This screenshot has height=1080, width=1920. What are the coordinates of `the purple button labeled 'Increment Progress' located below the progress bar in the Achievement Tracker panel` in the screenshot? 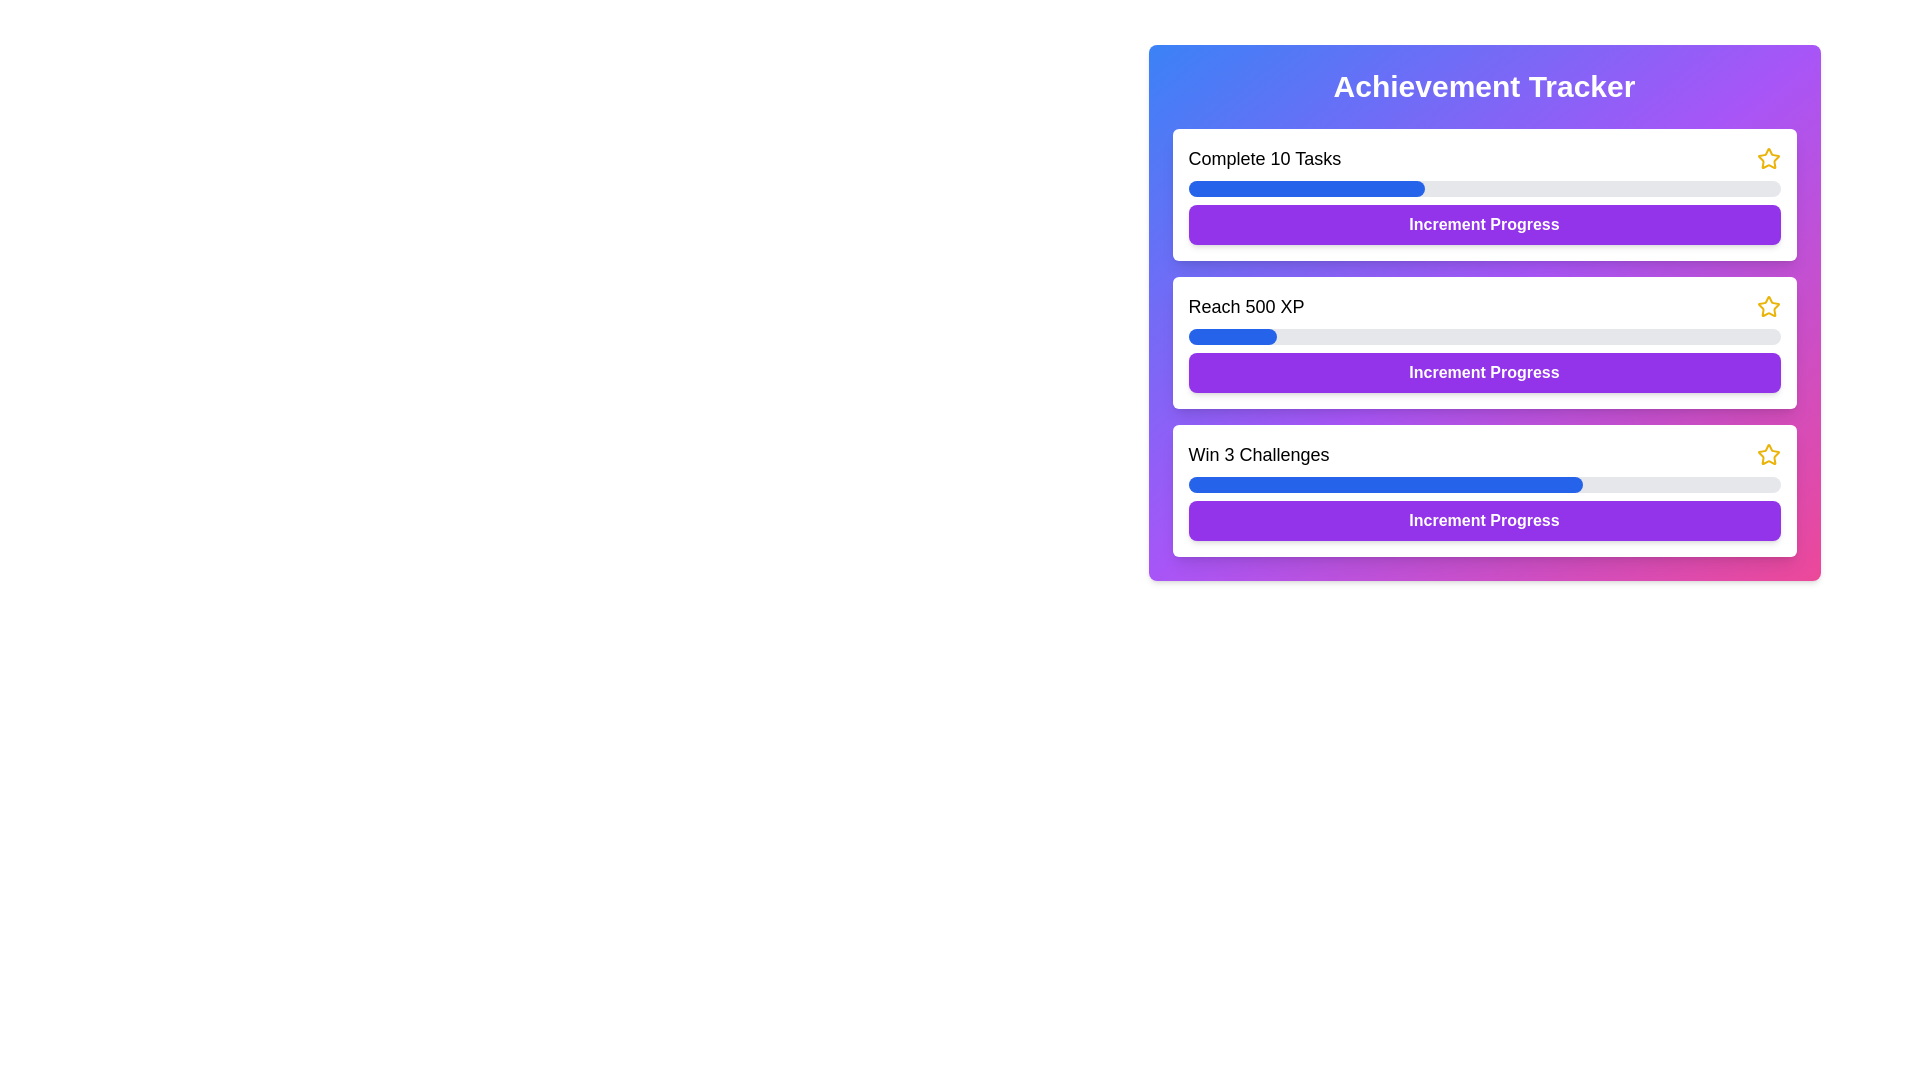 It's located at (1484, 519).